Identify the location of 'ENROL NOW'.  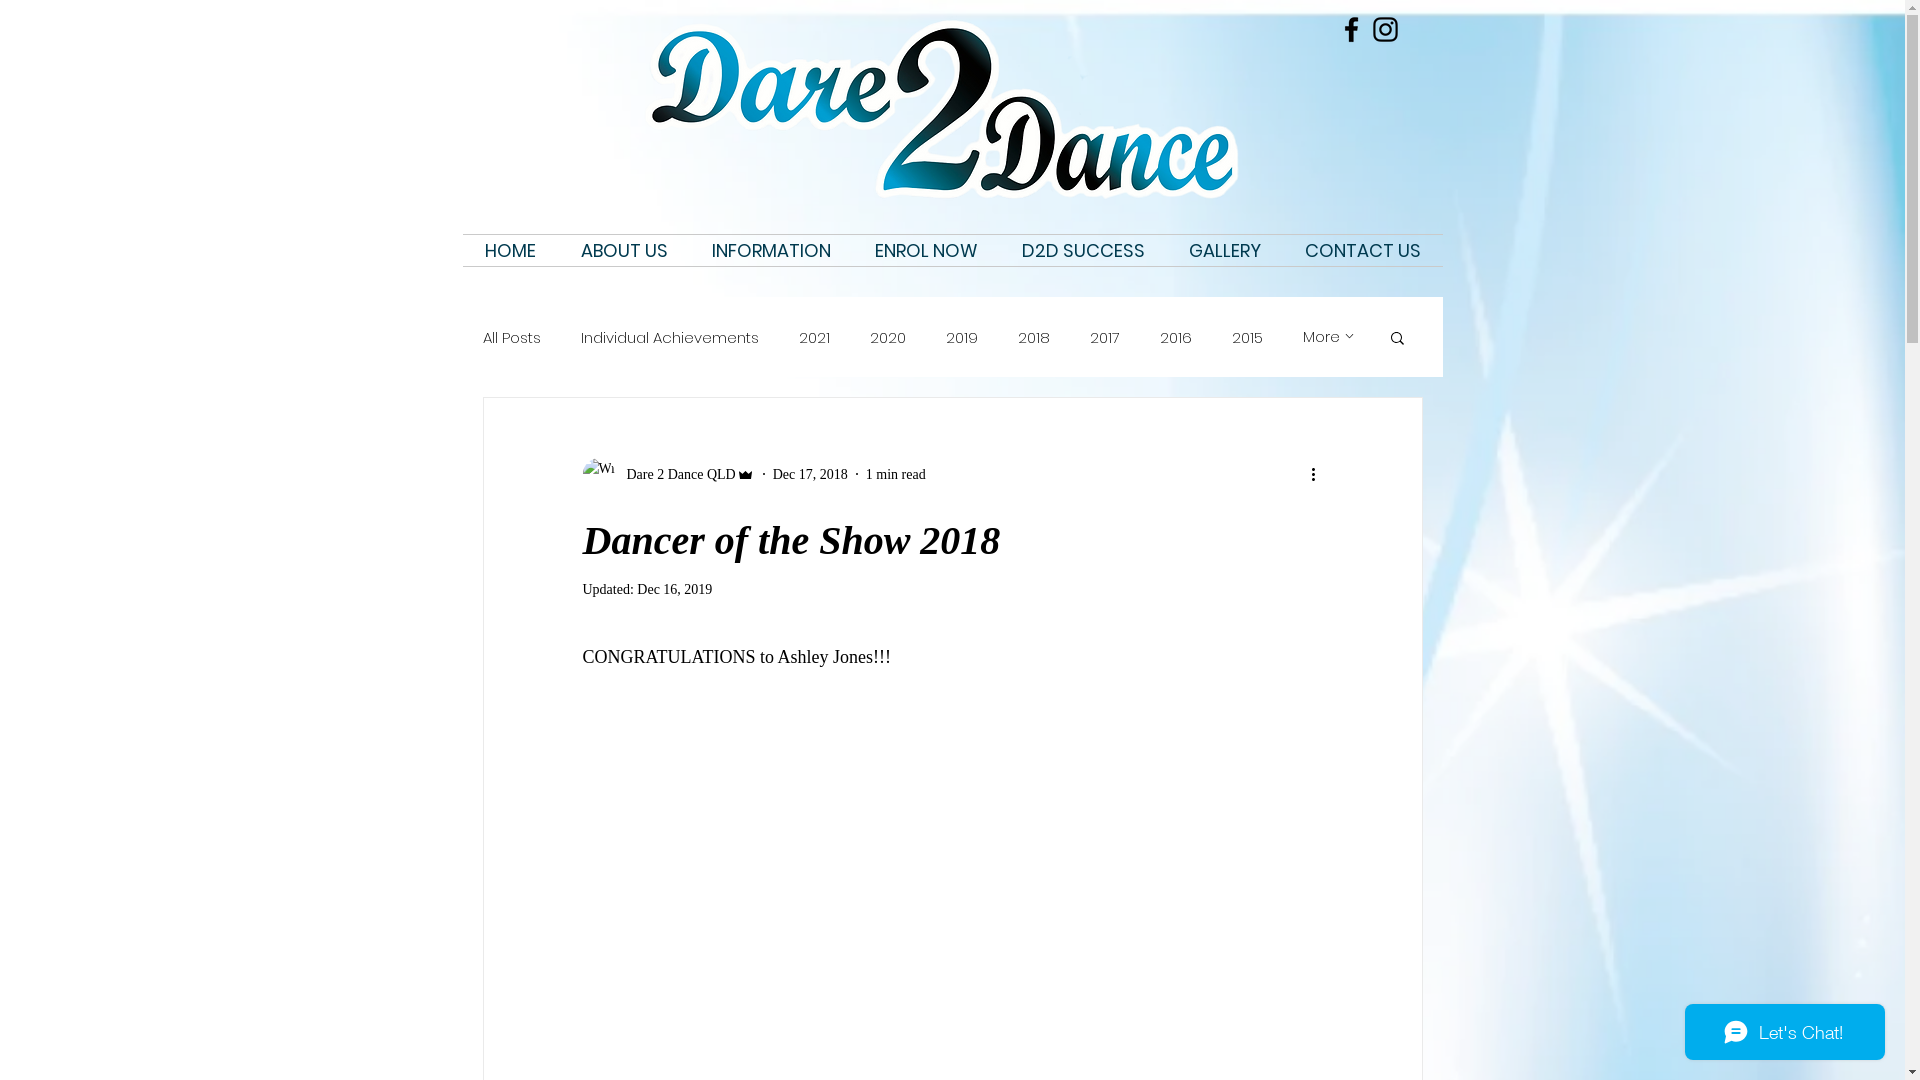
(924, 249).